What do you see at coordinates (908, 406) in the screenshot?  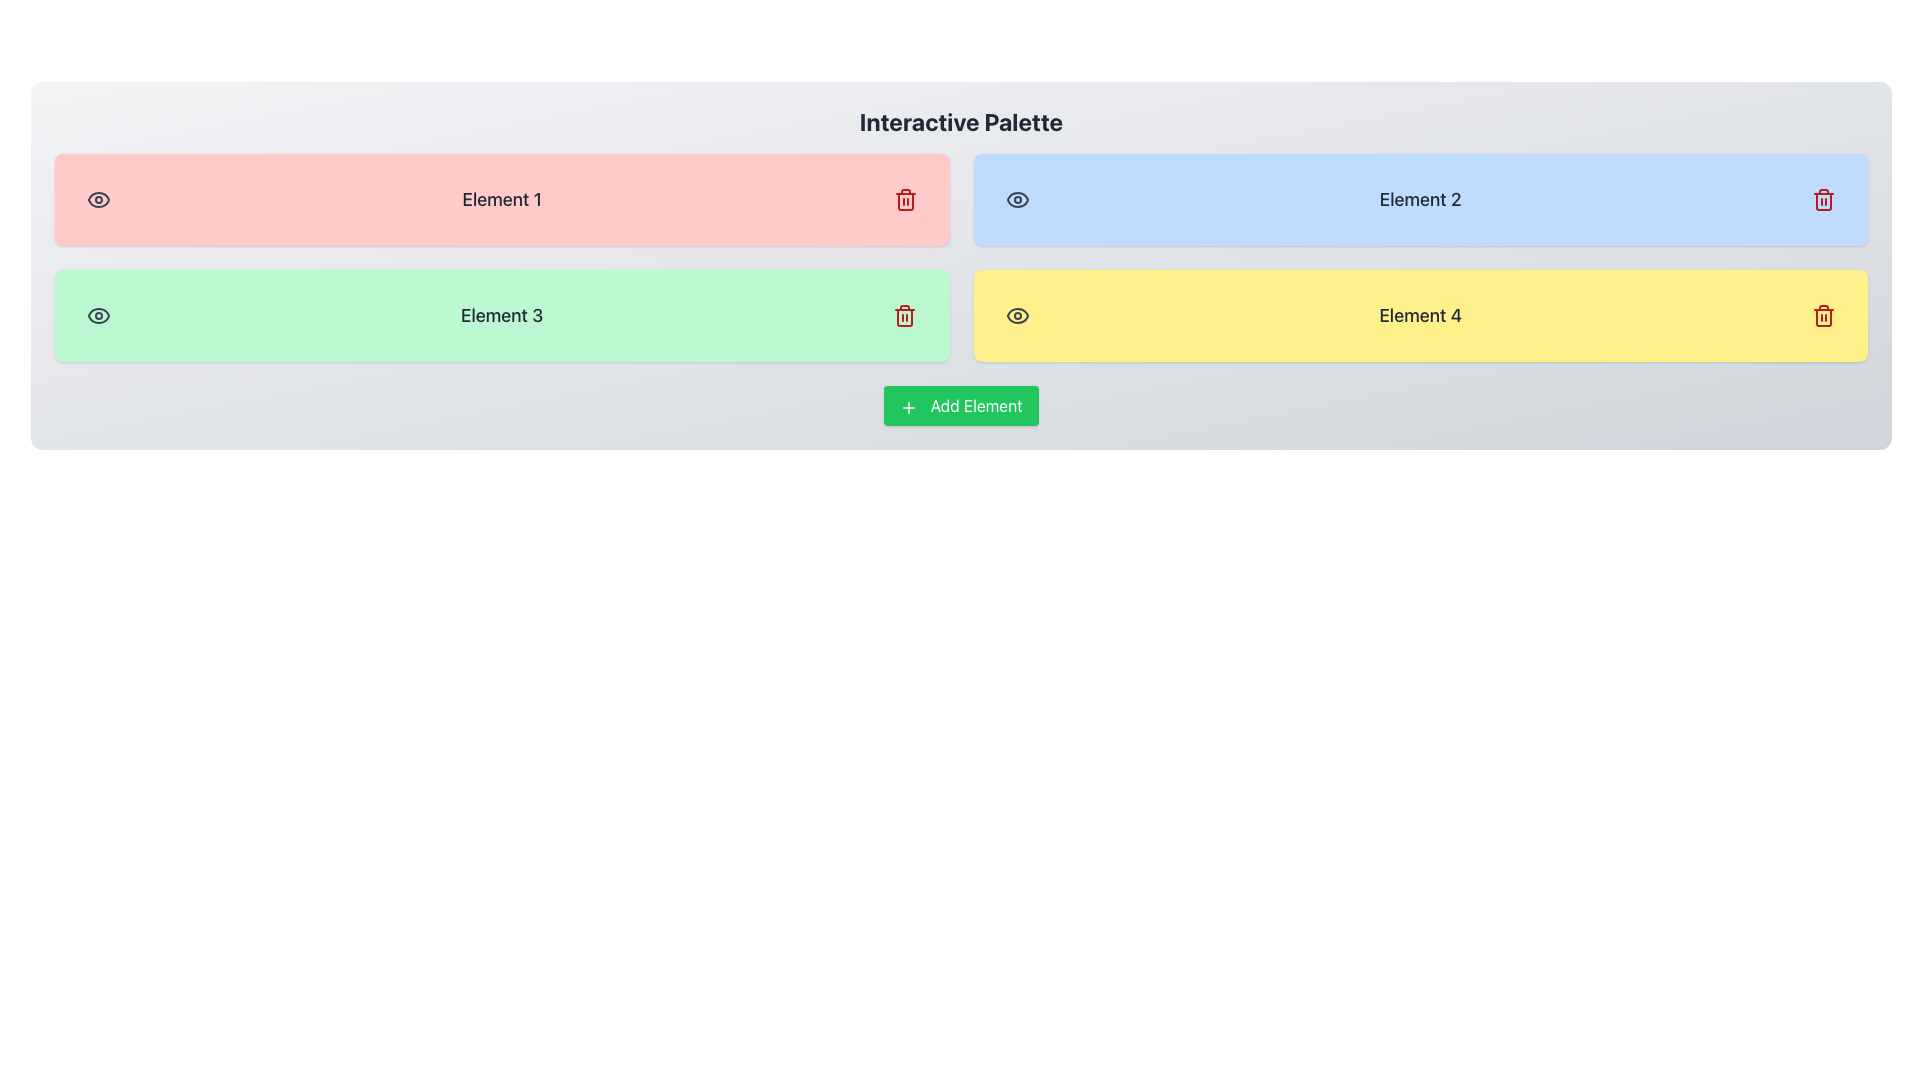 I see `the small, rounded, green-bordered icon resembling a plus sign, which is part of the 'Add Element' button positioned towards its left edge` at bounding box center [908, 406].